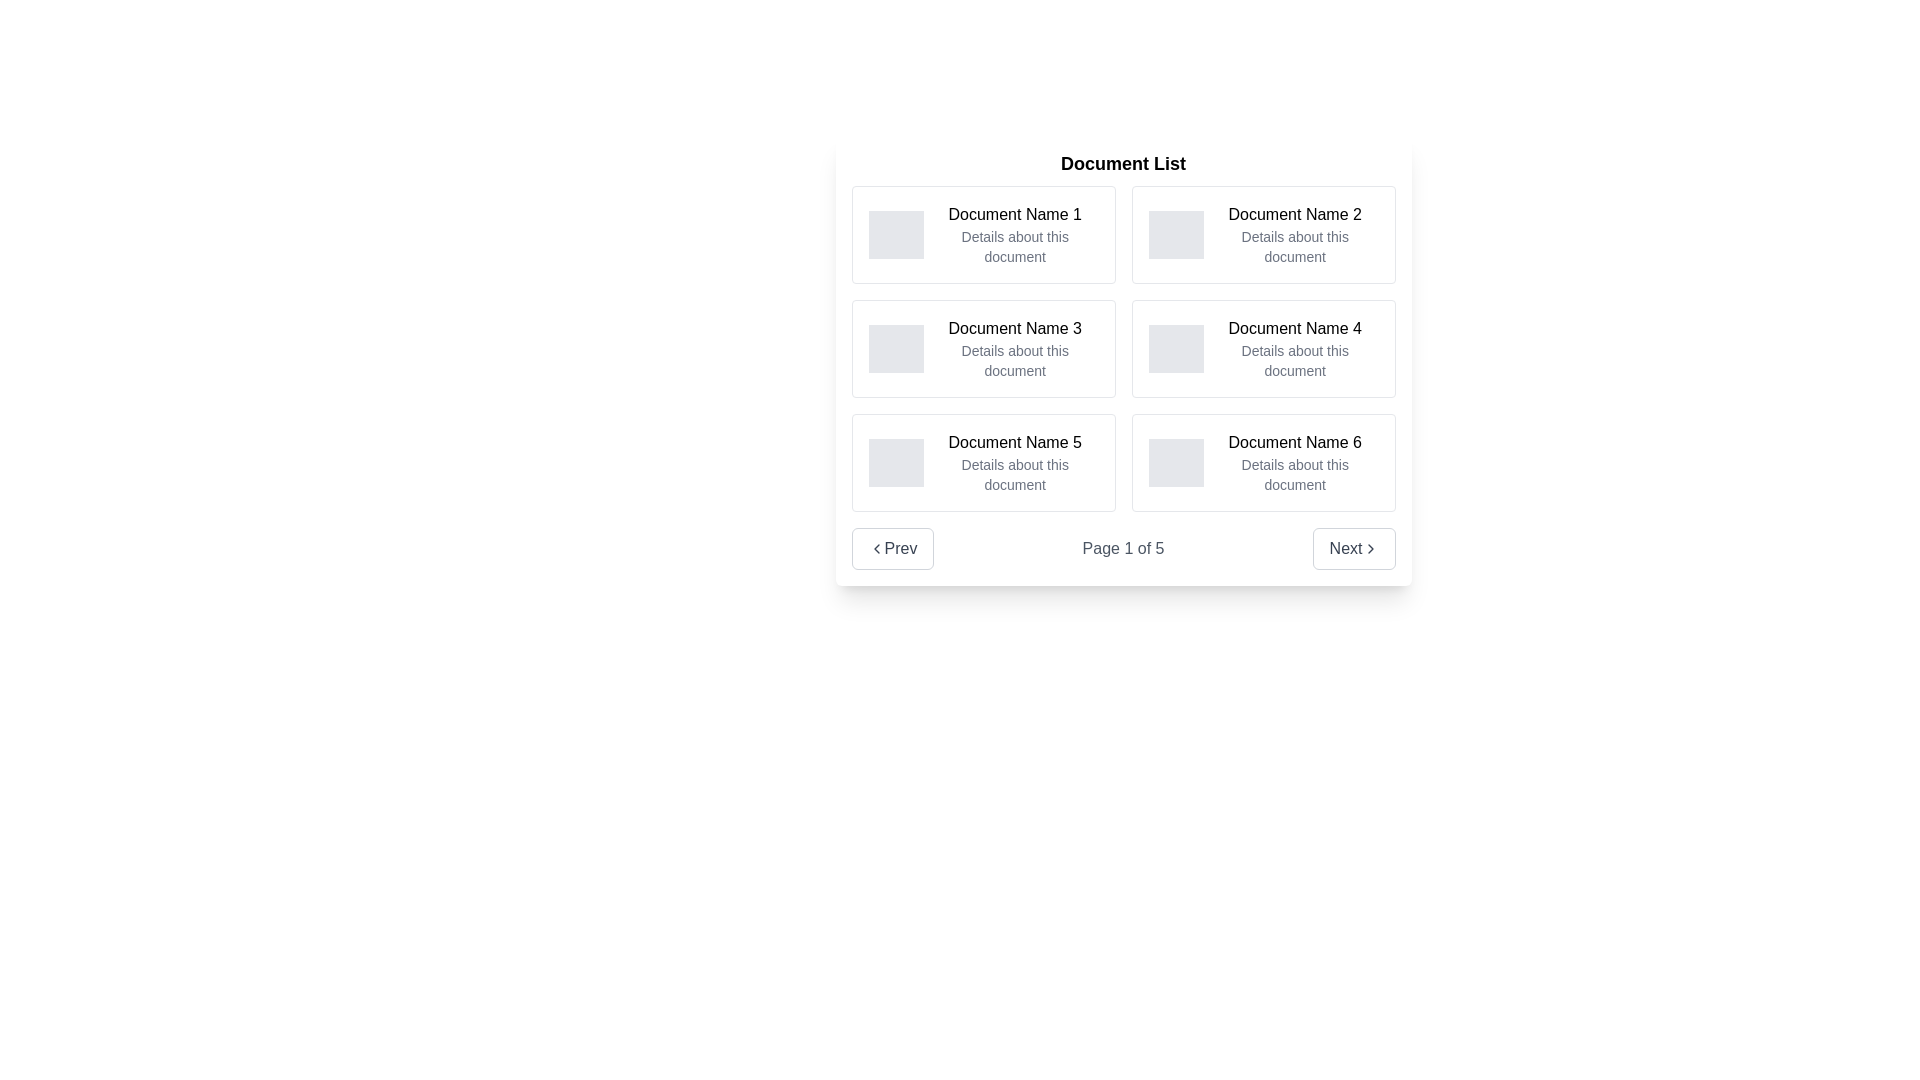  I want to click on the List item displaying the title and description of a document, so click(1015, 462).